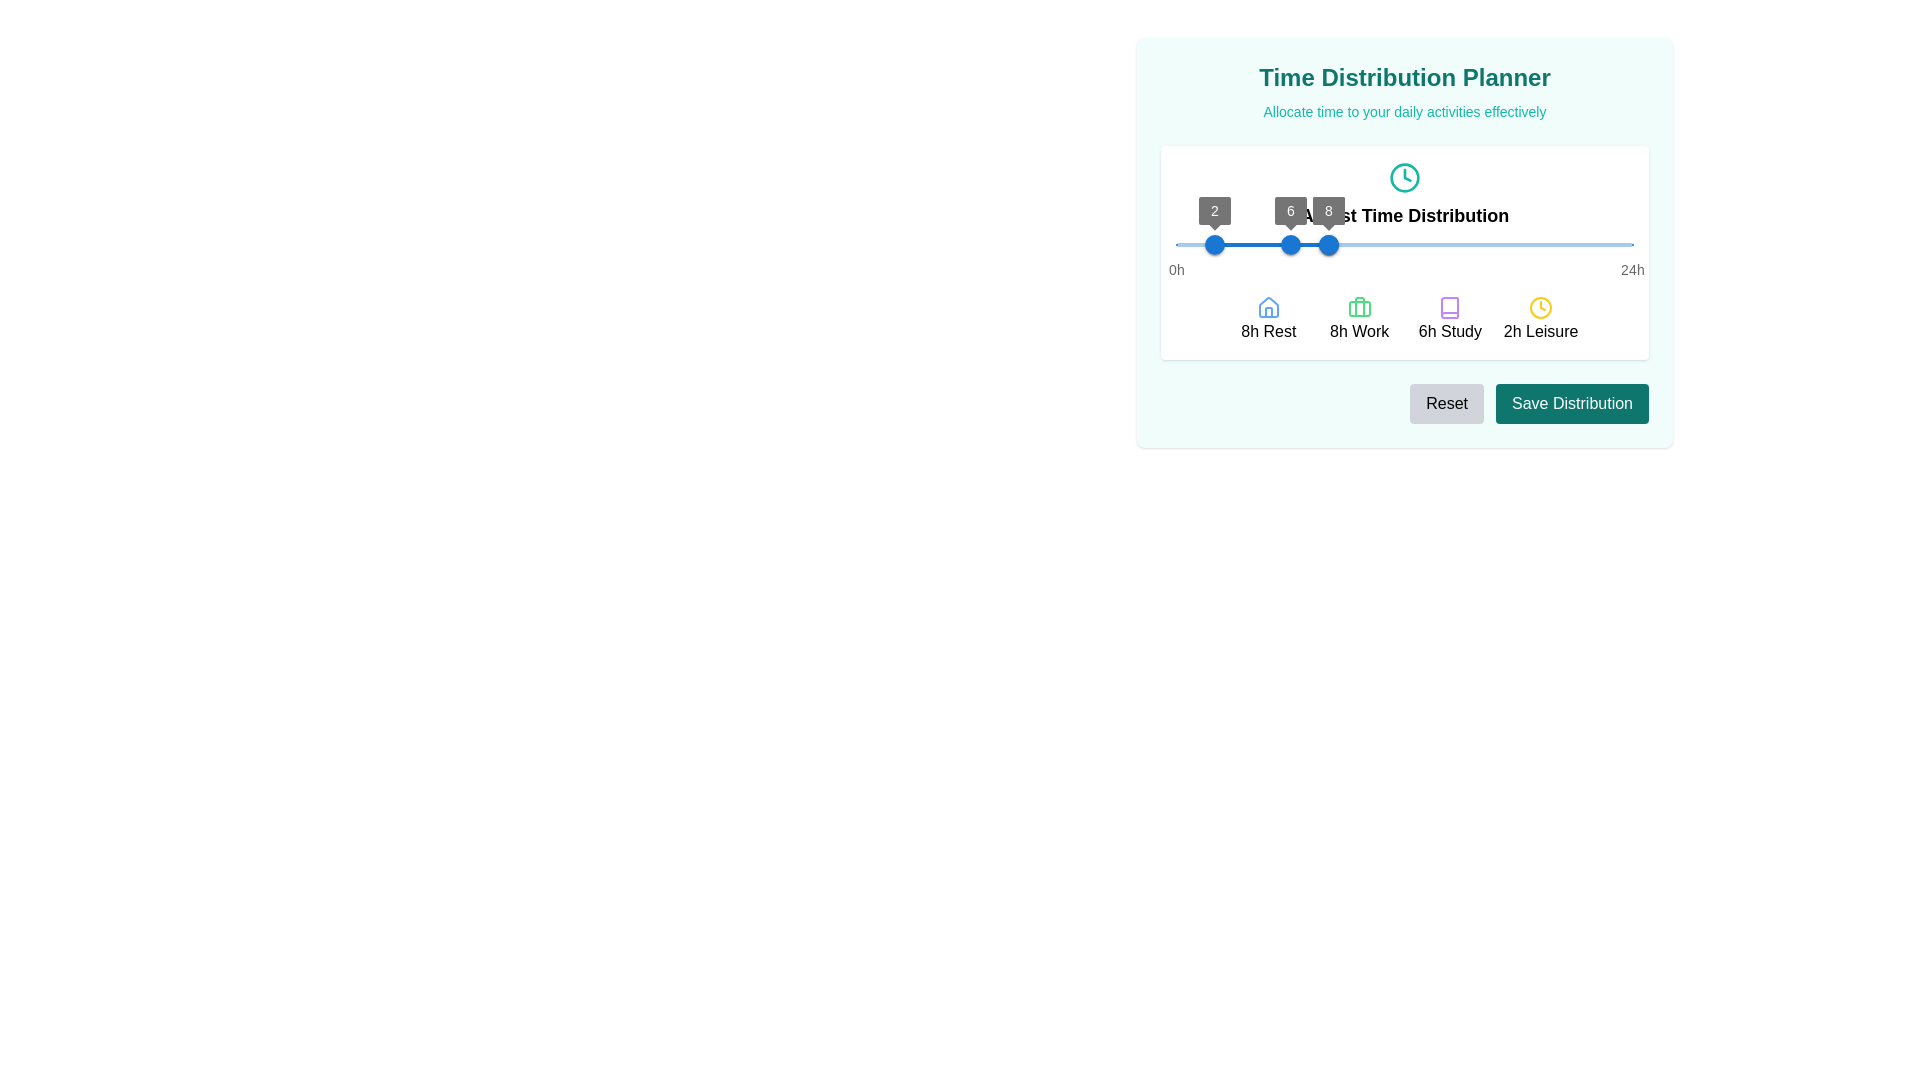 This screenshot has height=1080, width=1920. I want to click on header and description text of the 'Time Distribution Planner' interface located at the top of the light teal card, directly above the 'Adjust Time Distribution' section, so click(1404, 92).